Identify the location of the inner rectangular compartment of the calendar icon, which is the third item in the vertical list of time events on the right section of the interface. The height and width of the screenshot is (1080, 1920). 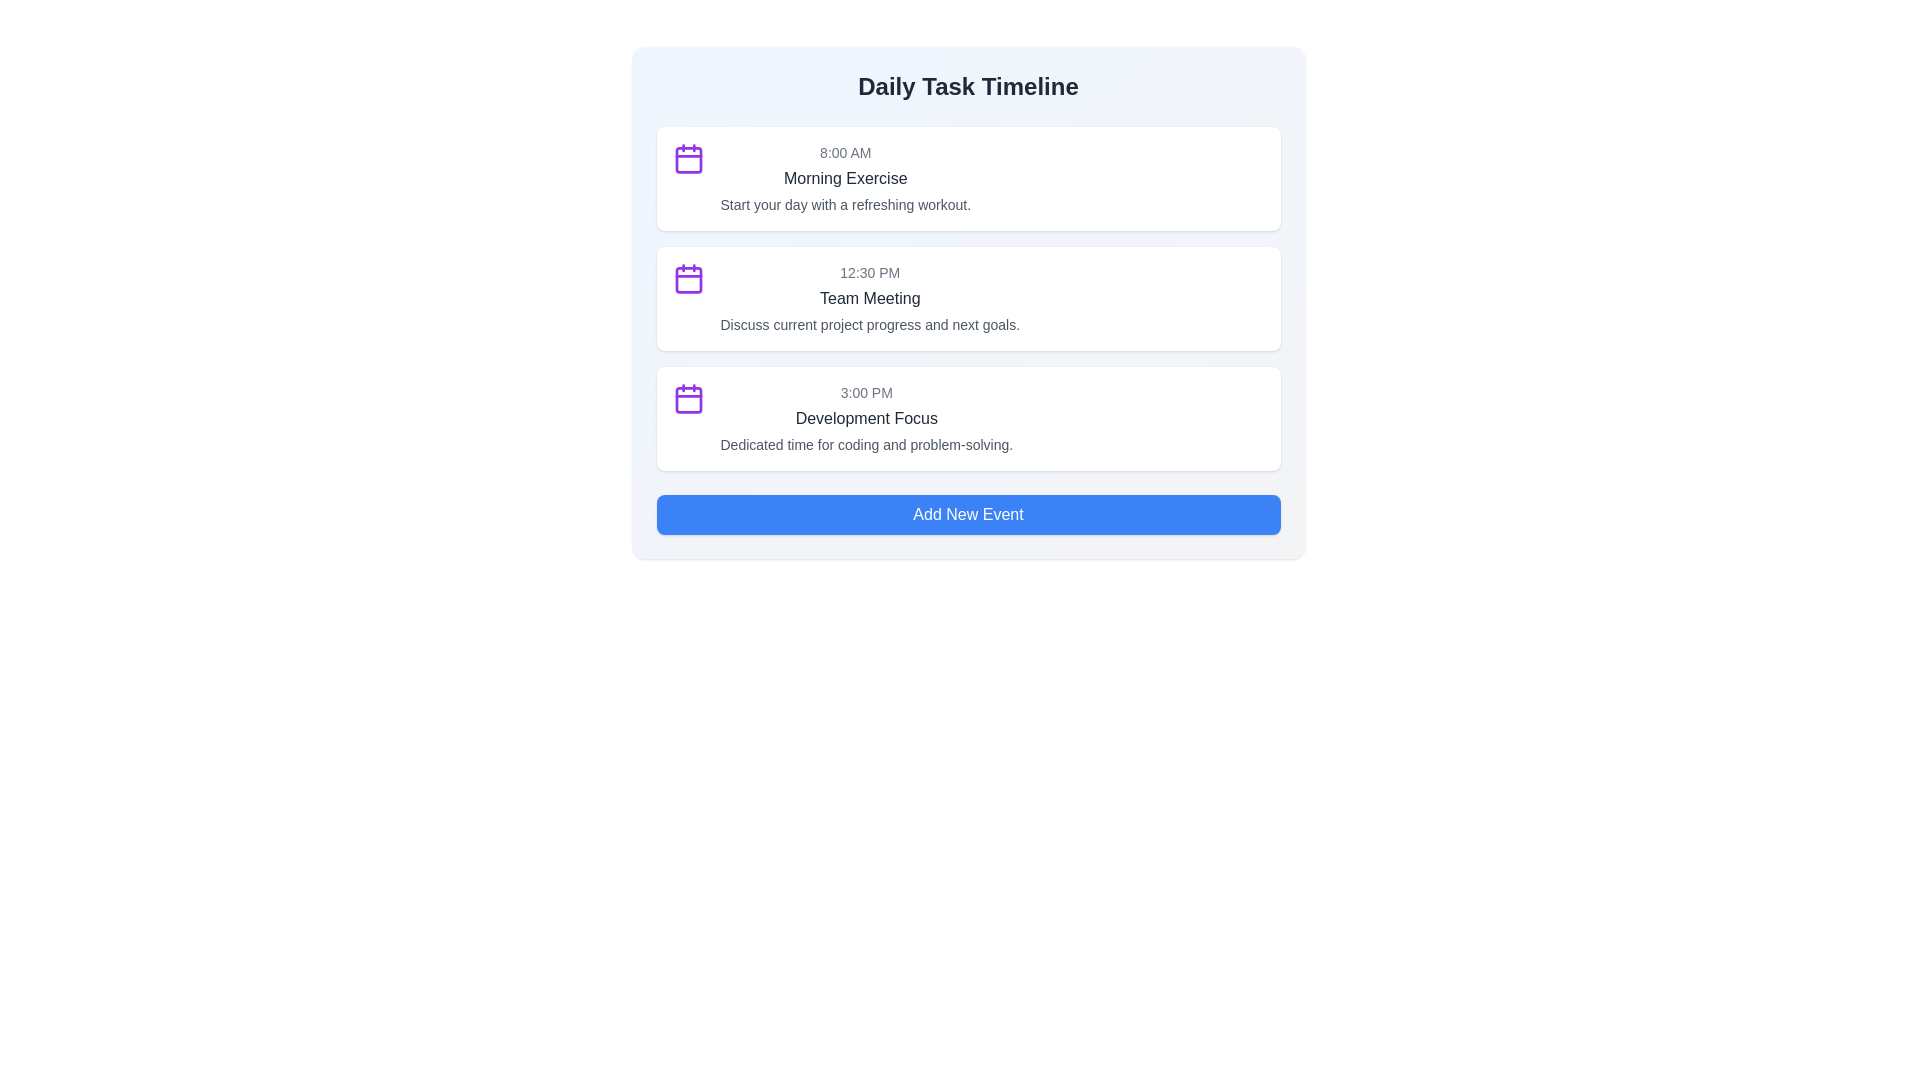
(688, 400).